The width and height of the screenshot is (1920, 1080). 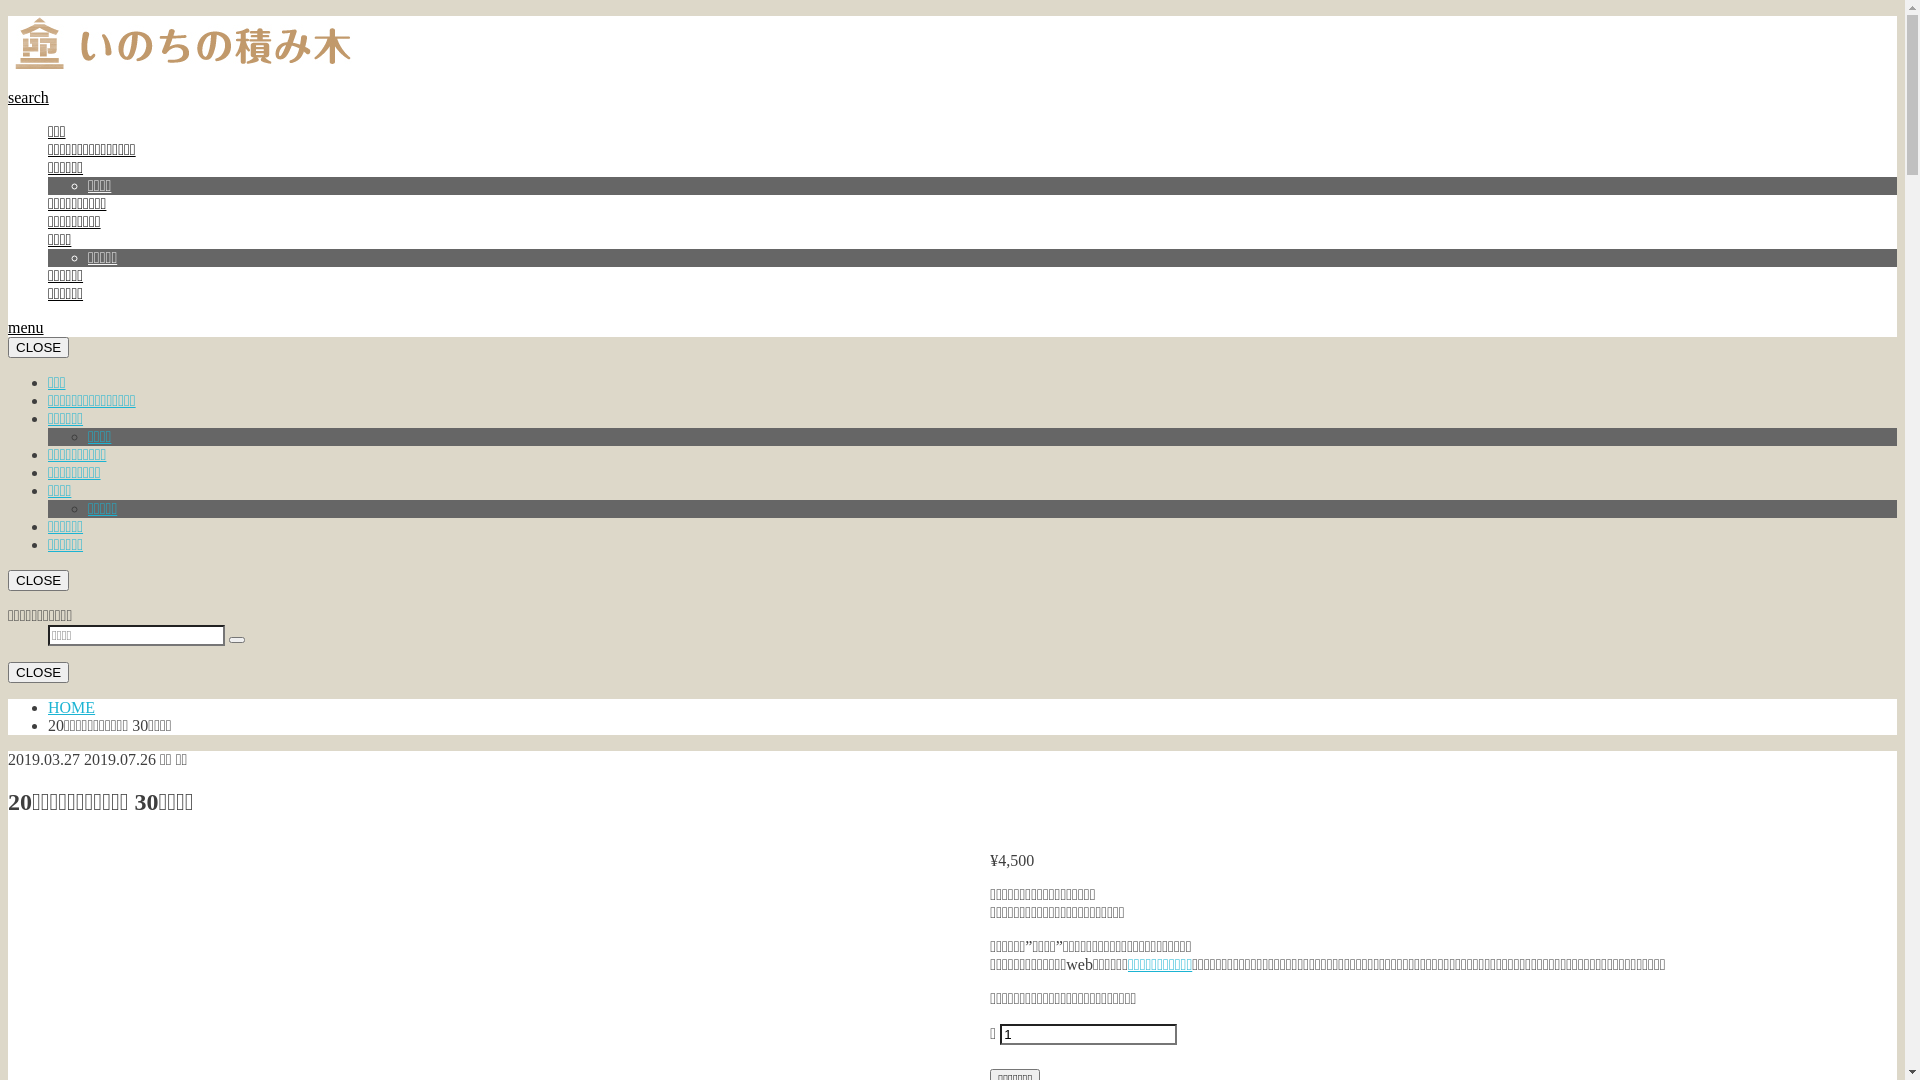 I want to click on 'menu', so click(x=25, y=326).